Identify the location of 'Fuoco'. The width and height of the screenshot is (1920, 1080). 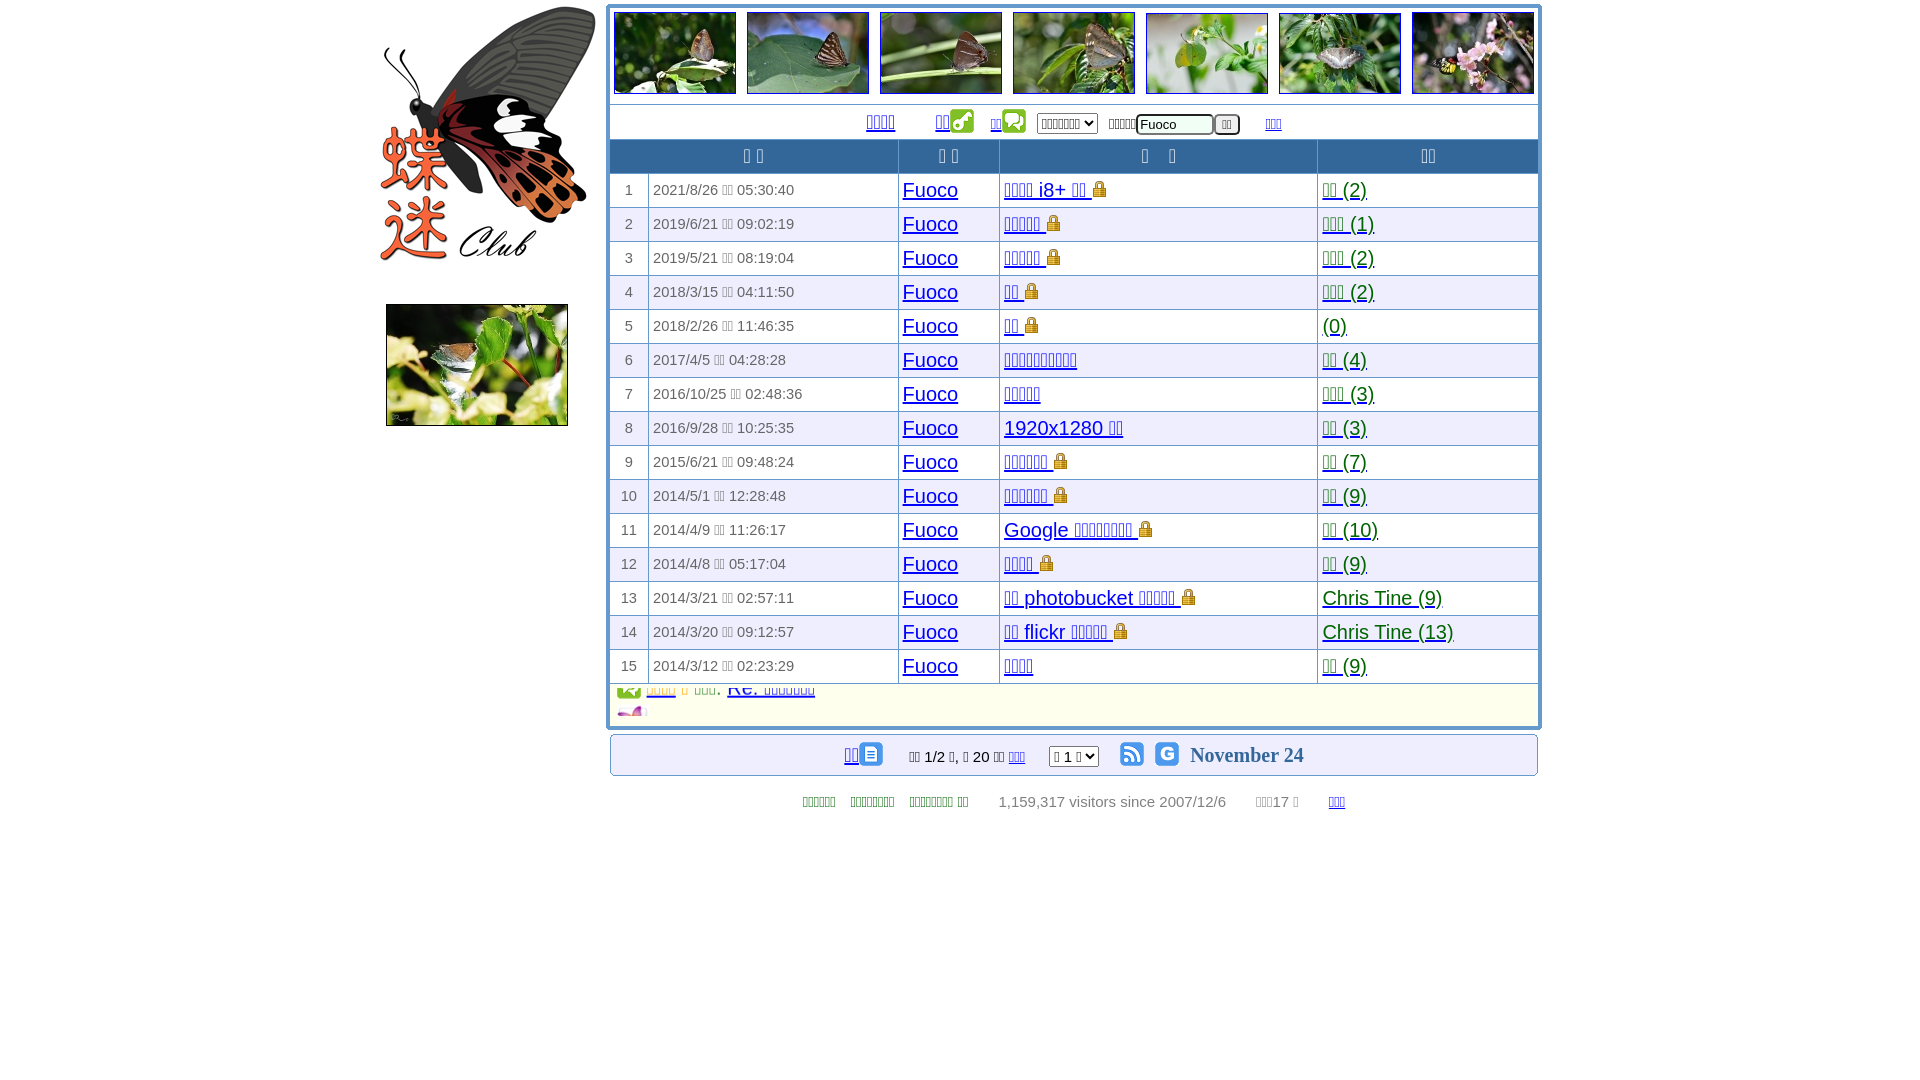
(901, 325).